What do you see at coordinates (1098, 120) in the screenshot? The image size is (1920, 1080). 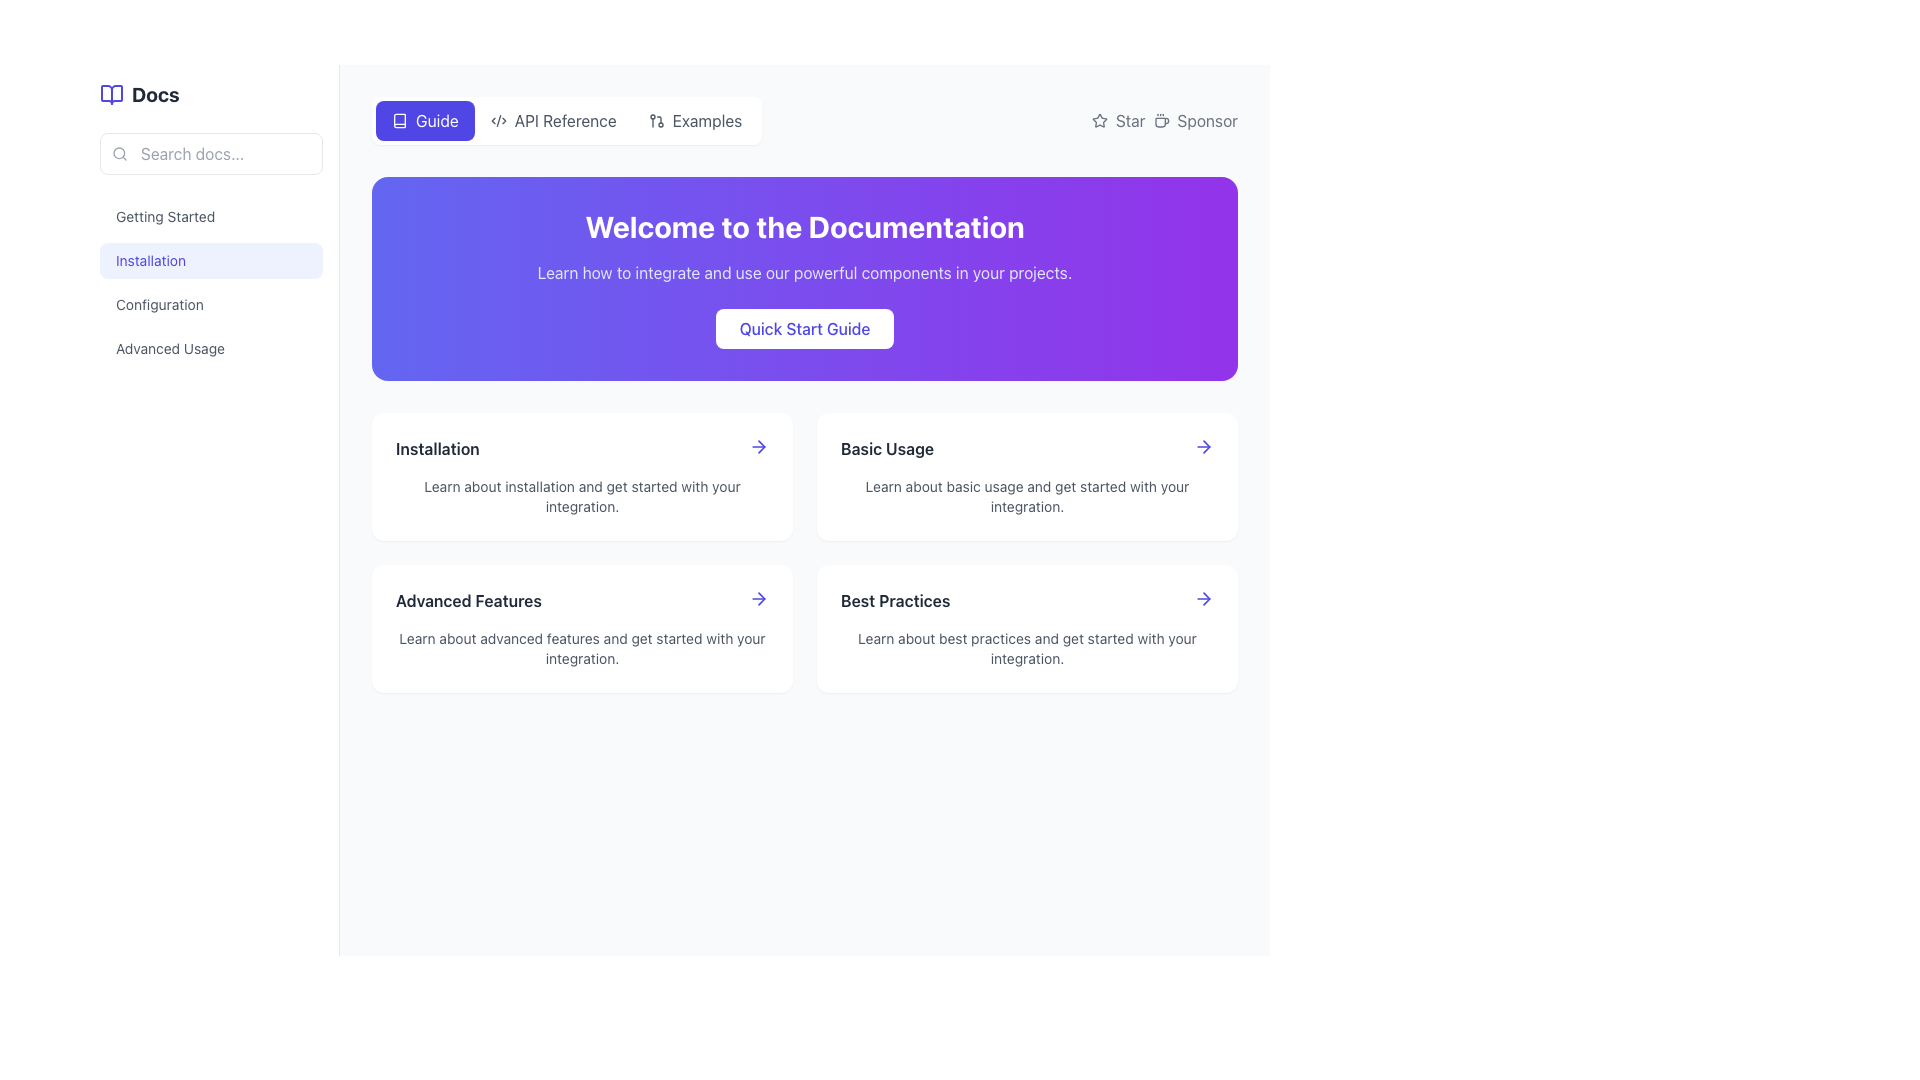 I see `the star-shaped icon that is part of a rating system, located adjacent to the label that says 'Star'` at bounding box center [1098, 120].